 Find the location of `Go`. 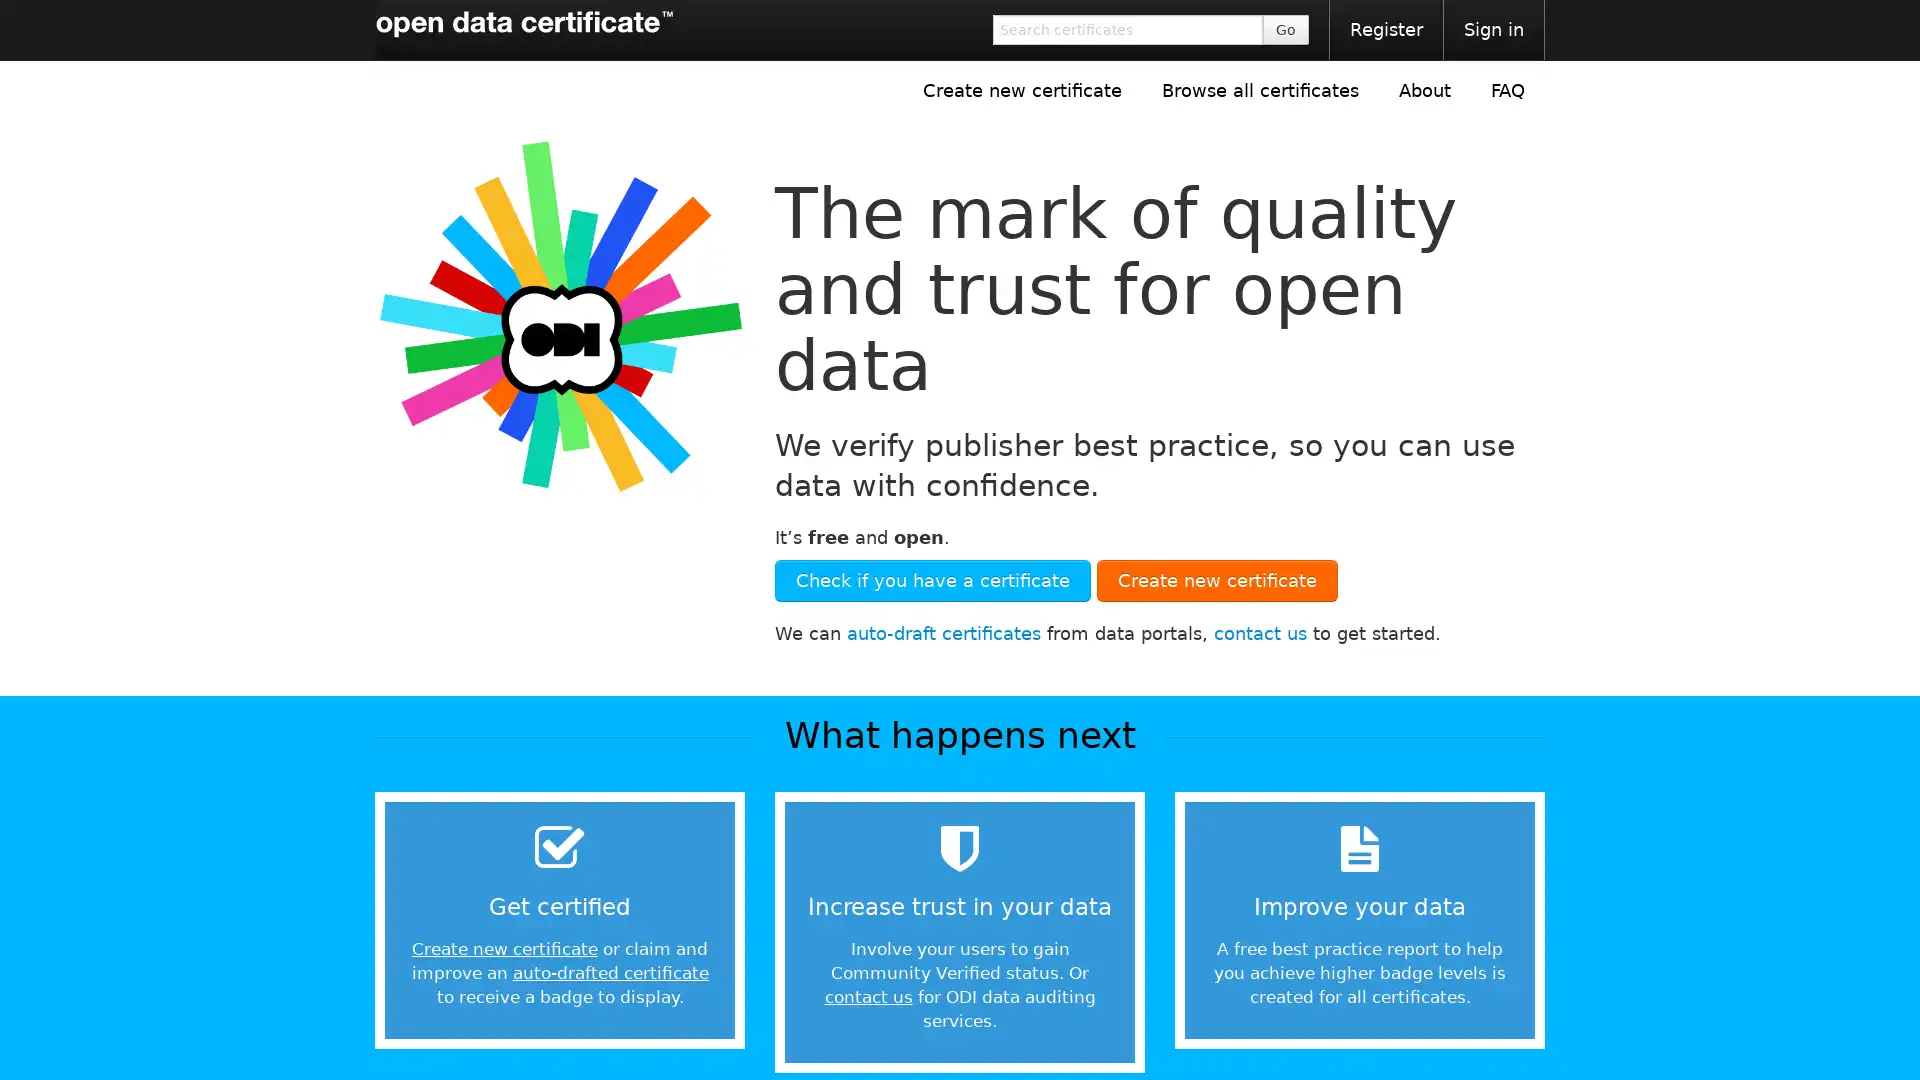

Go is located at coordinates (1286, 30).